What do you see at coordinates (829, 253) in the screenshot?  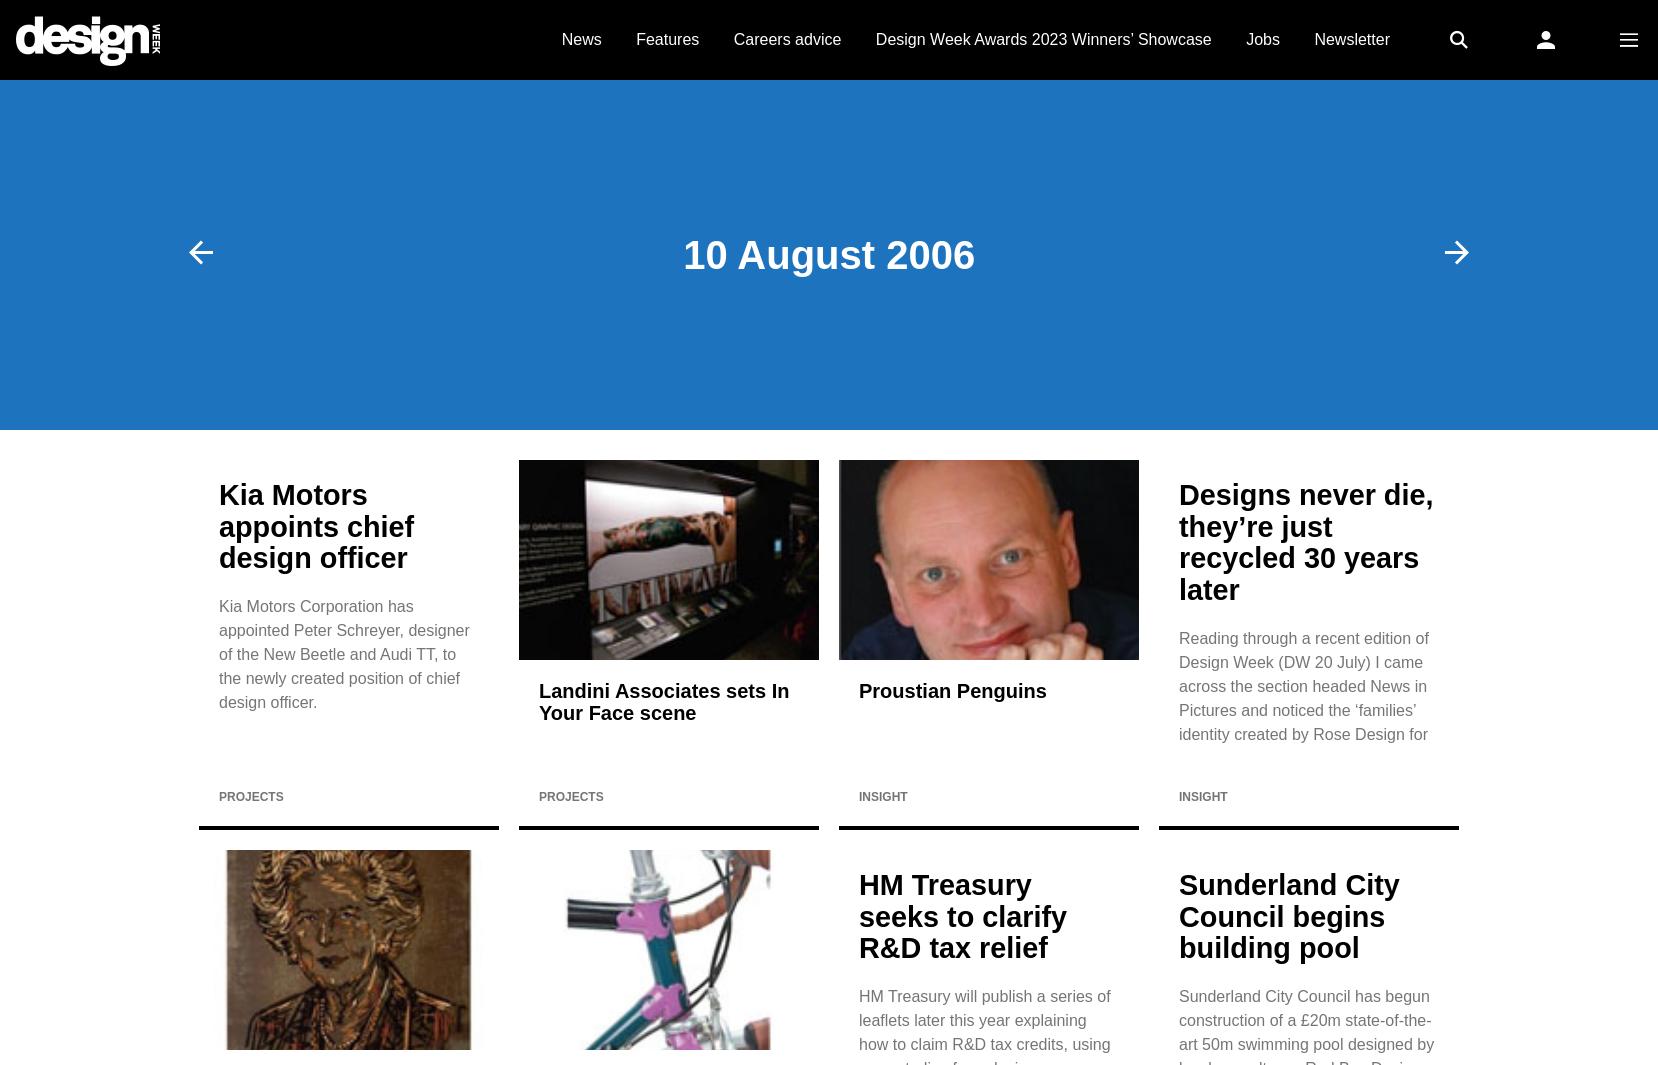 I see `'10 August 2006'` at bounding box center [829, 253].